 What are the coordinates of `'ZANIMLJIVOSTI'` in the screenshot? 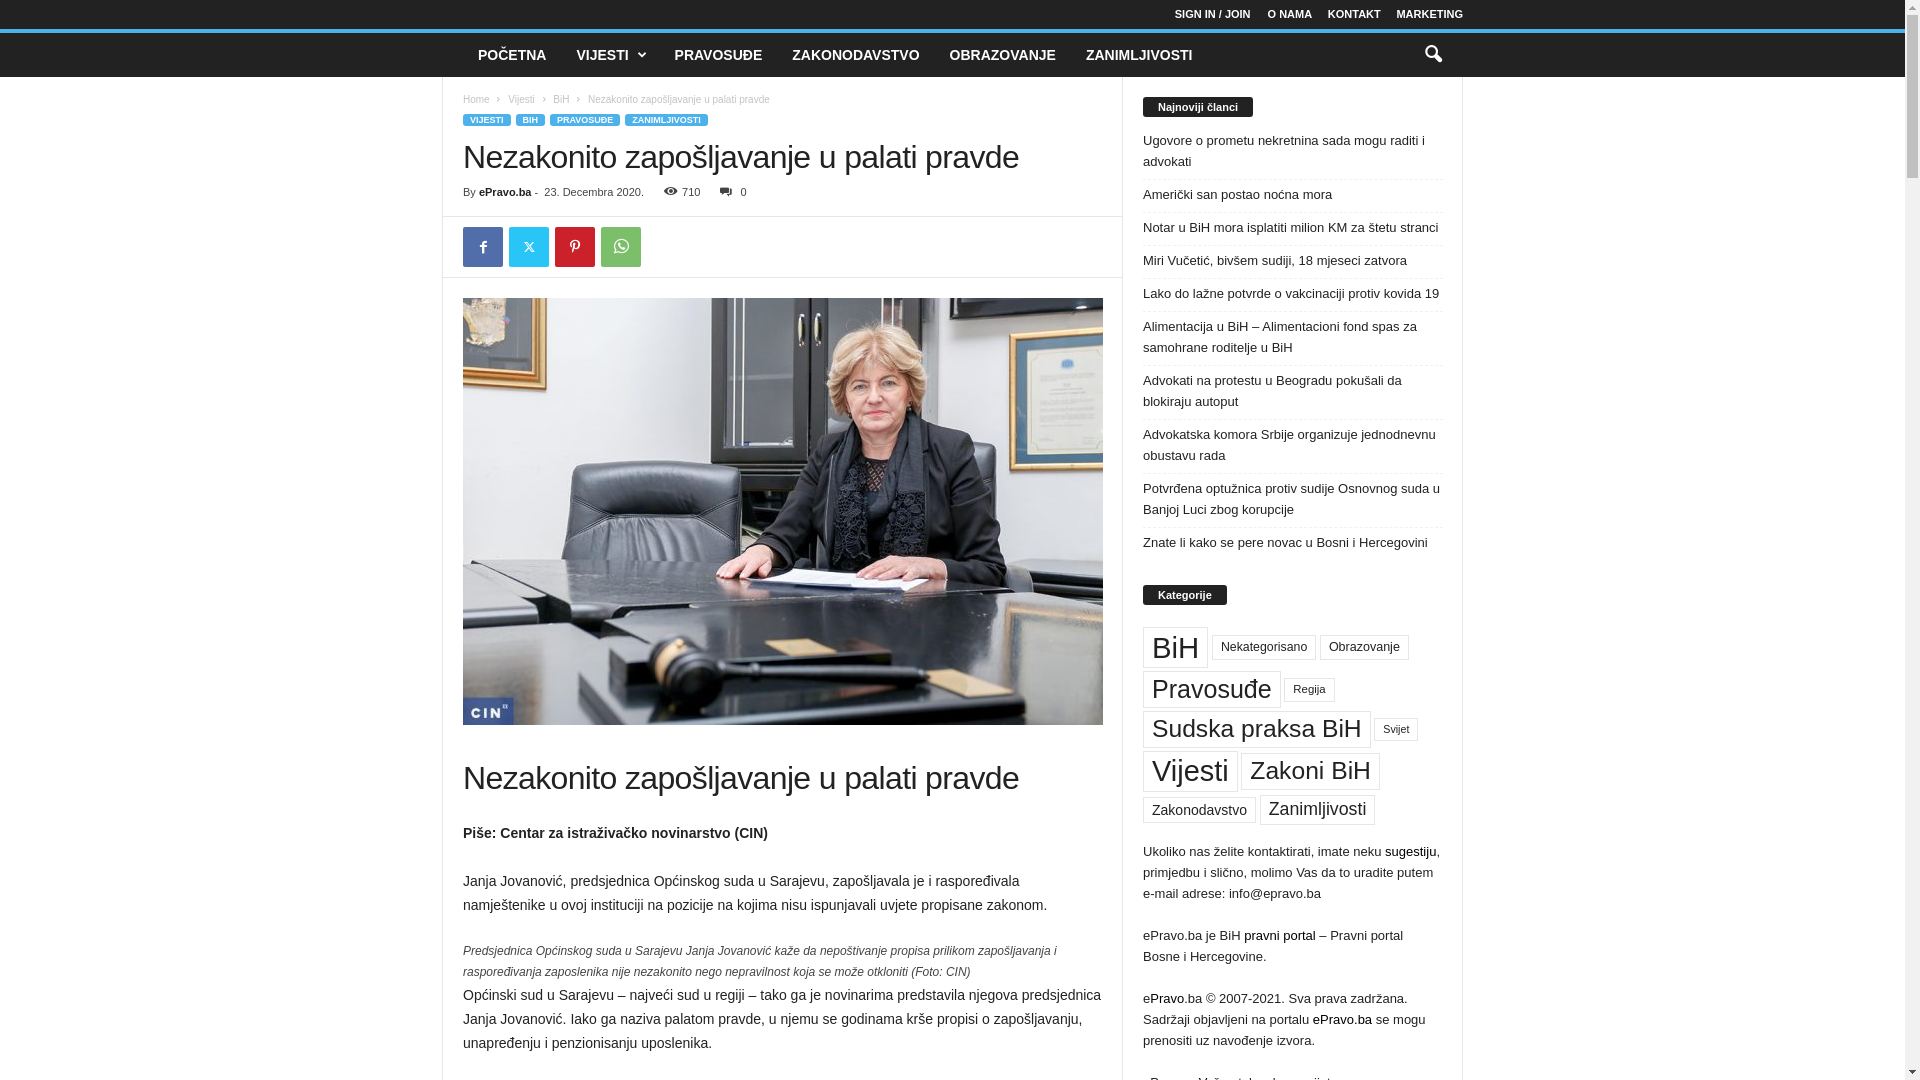 It's located at (1139, 53).